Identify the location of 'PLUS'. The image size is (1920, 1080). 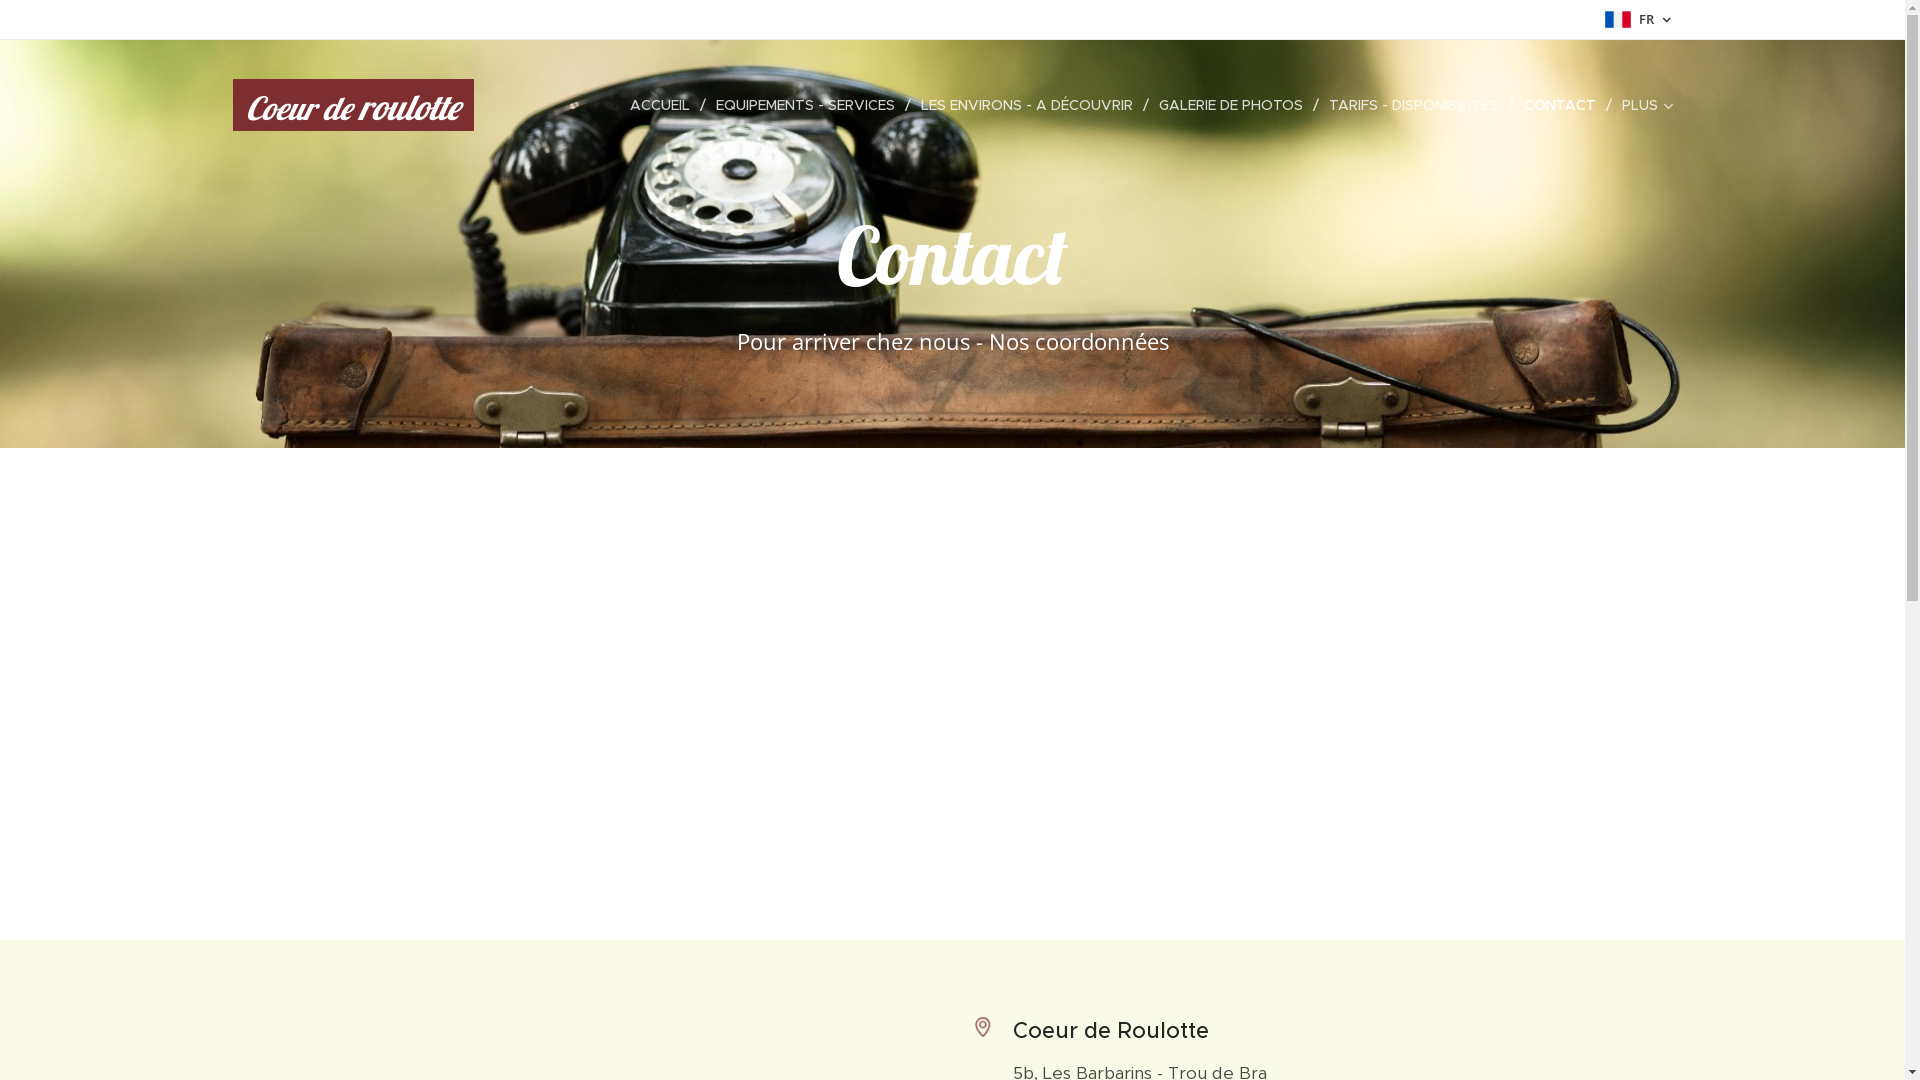
(1642, 104).